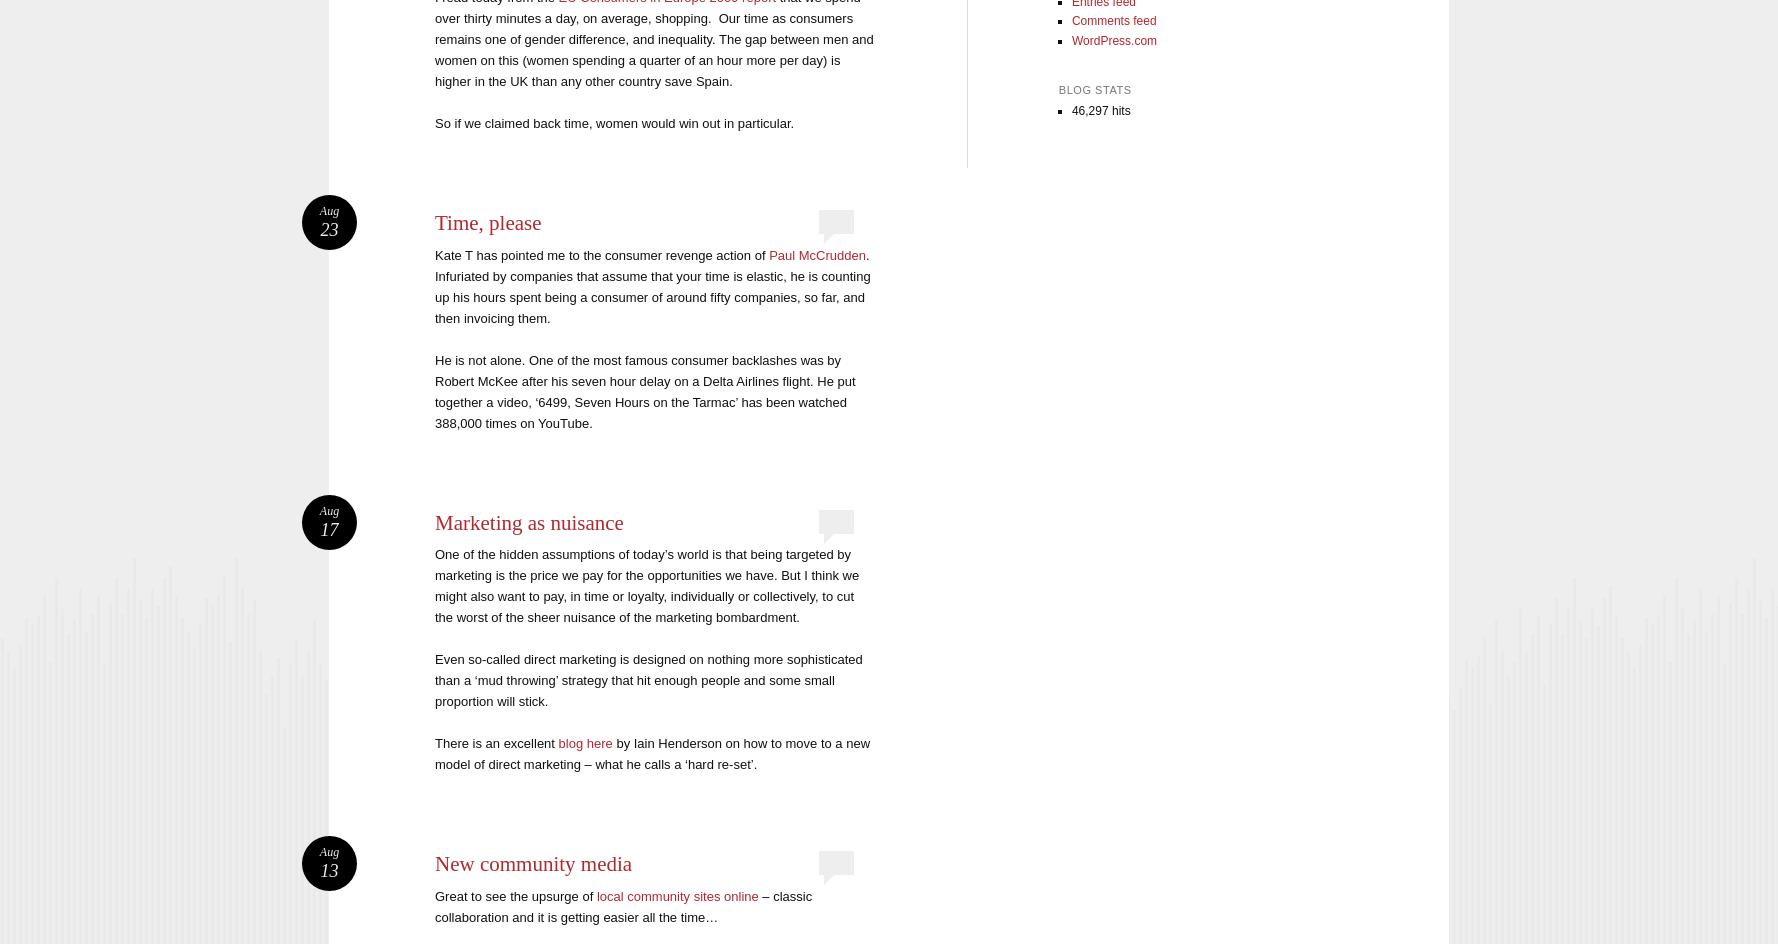 The width and height of the screenshot is (1778, 944). I want to click on 'local community sites online', so click(594, 894).